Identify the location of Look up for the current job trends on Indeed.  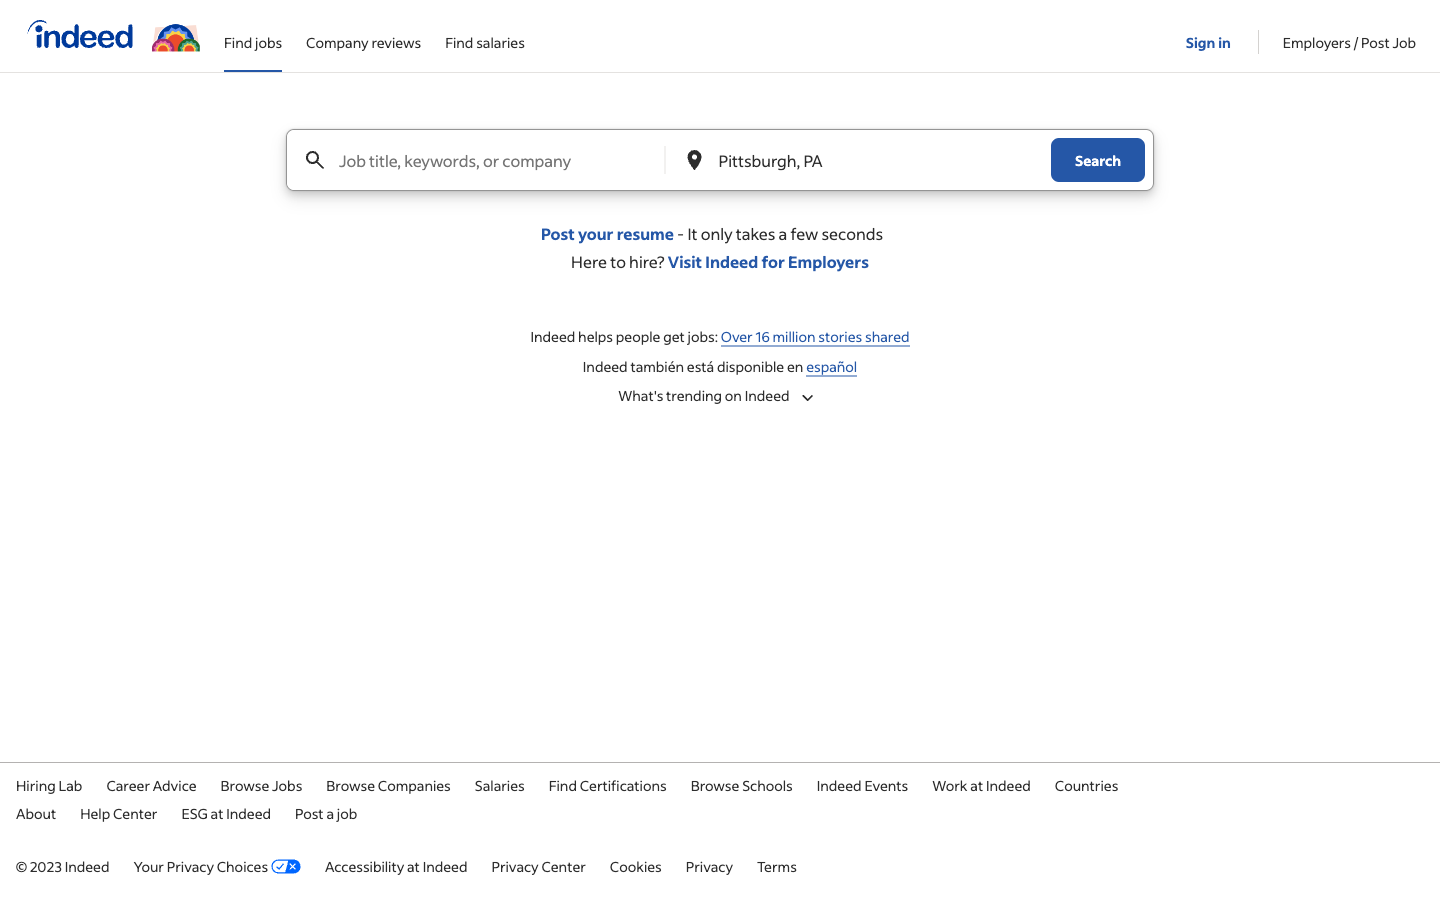
(720, 395).